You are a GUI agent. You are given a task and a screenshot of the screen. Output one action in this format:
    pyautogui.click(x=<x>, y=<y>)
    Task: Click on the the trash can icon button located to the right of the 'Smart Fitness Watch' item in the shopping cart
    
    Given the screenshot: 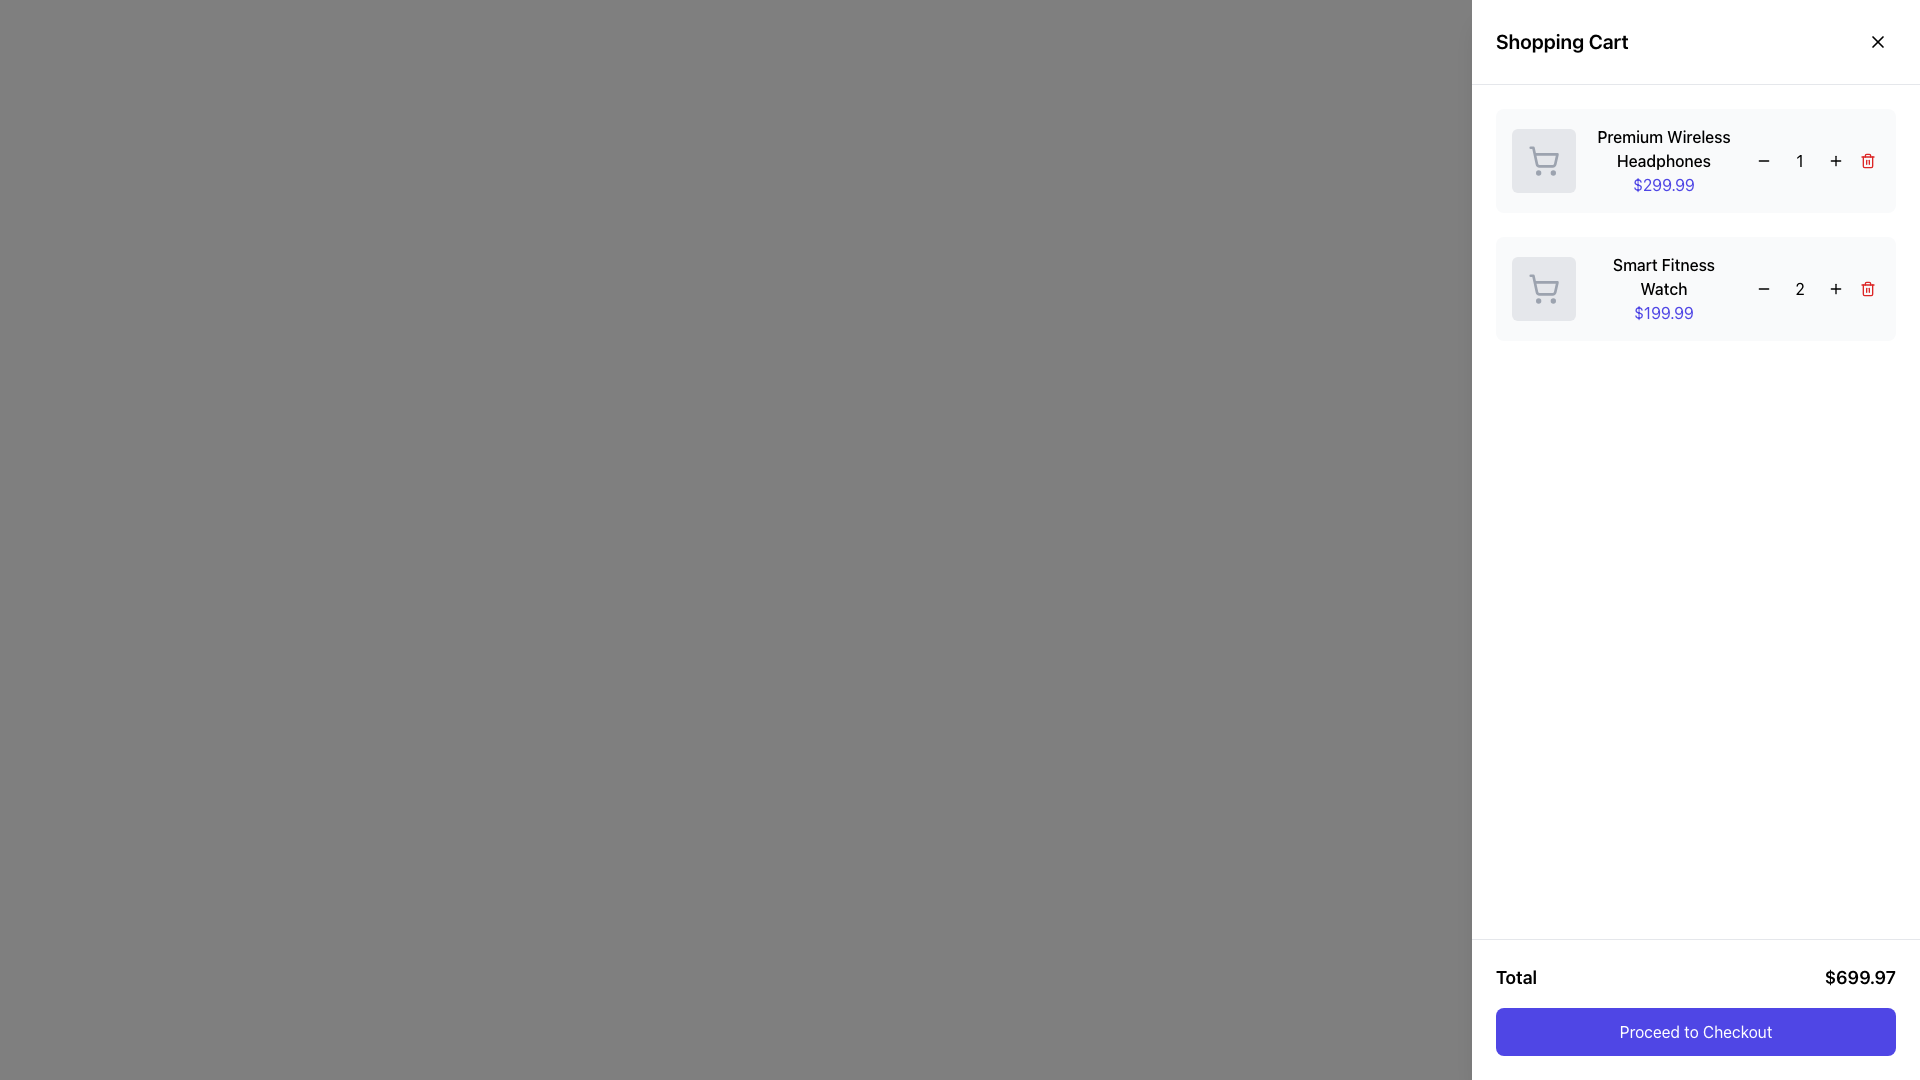 What is the action you would take?
    pyautogui.click(x=1866, y=289)
    